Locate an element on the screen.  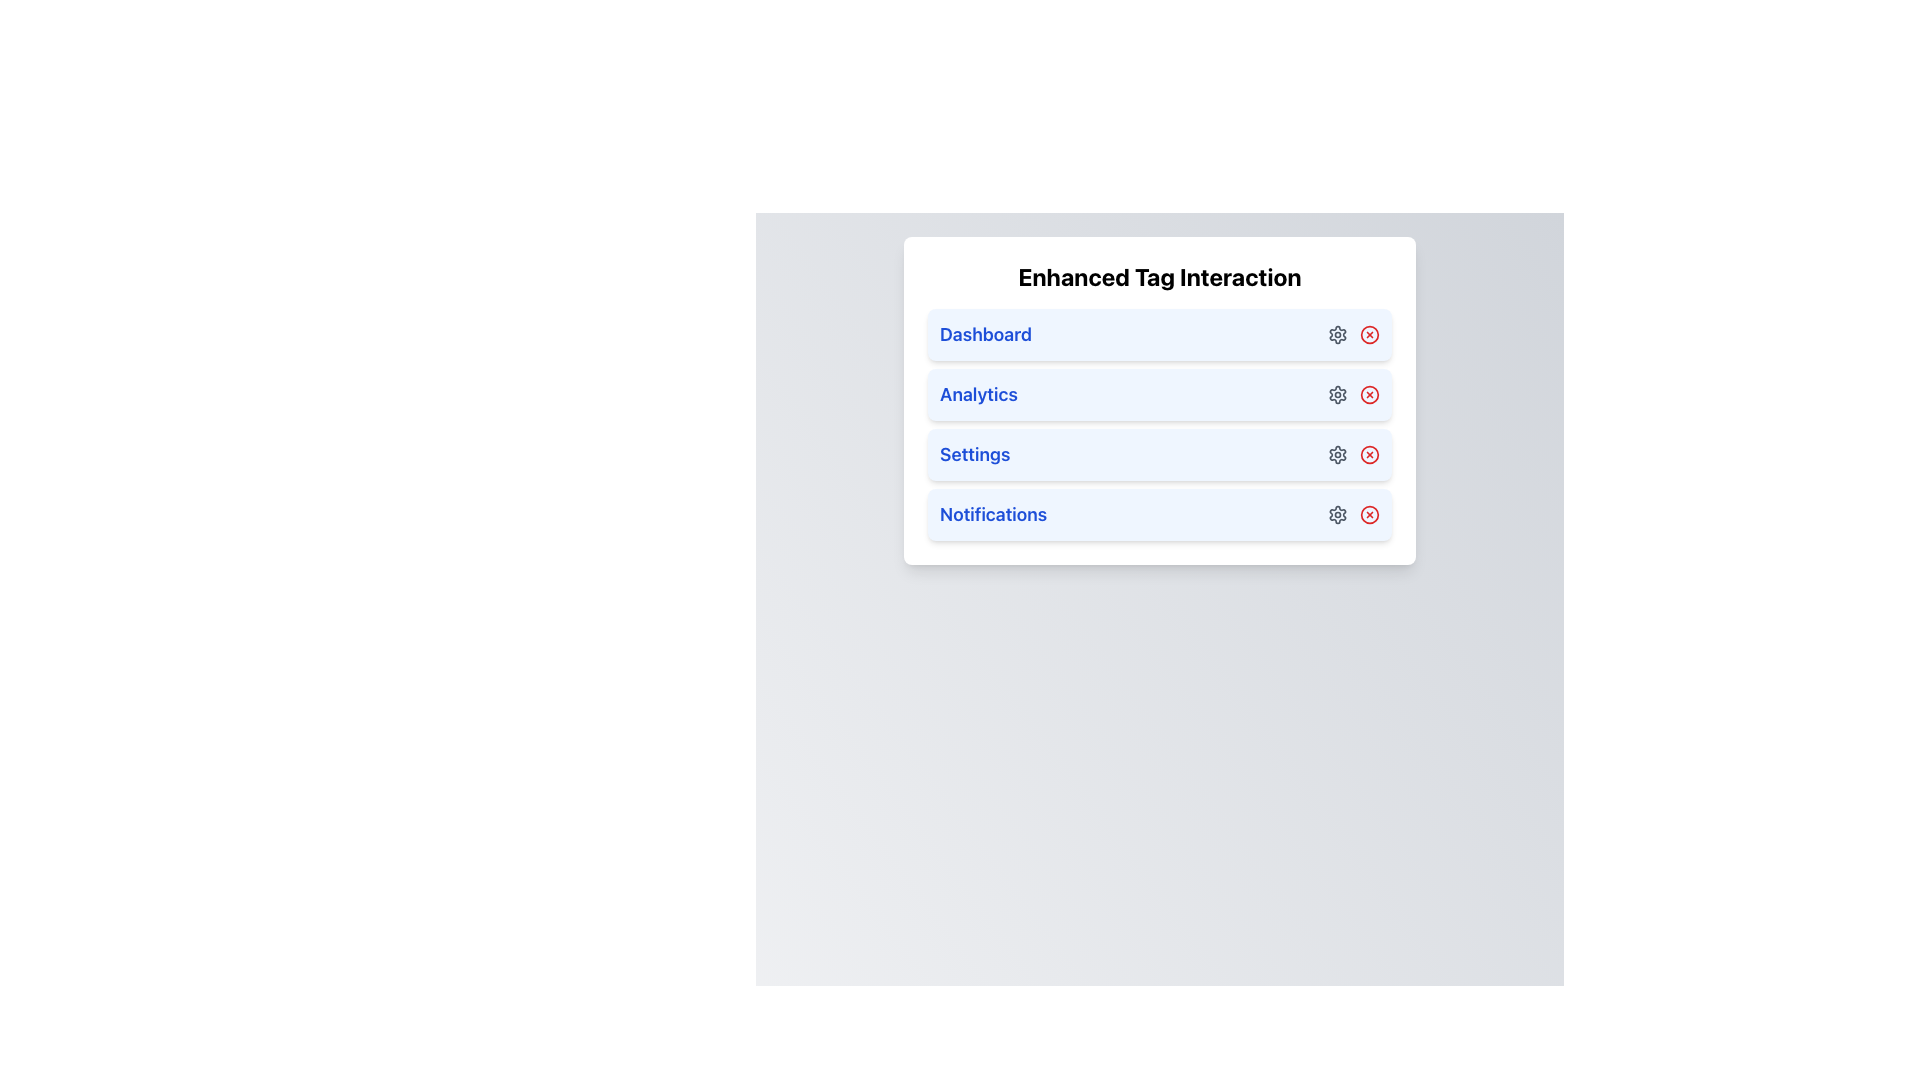
the interactive visual indicator icon for closing or removing the 'Analytics' category is located at coordinates (1368, 394).